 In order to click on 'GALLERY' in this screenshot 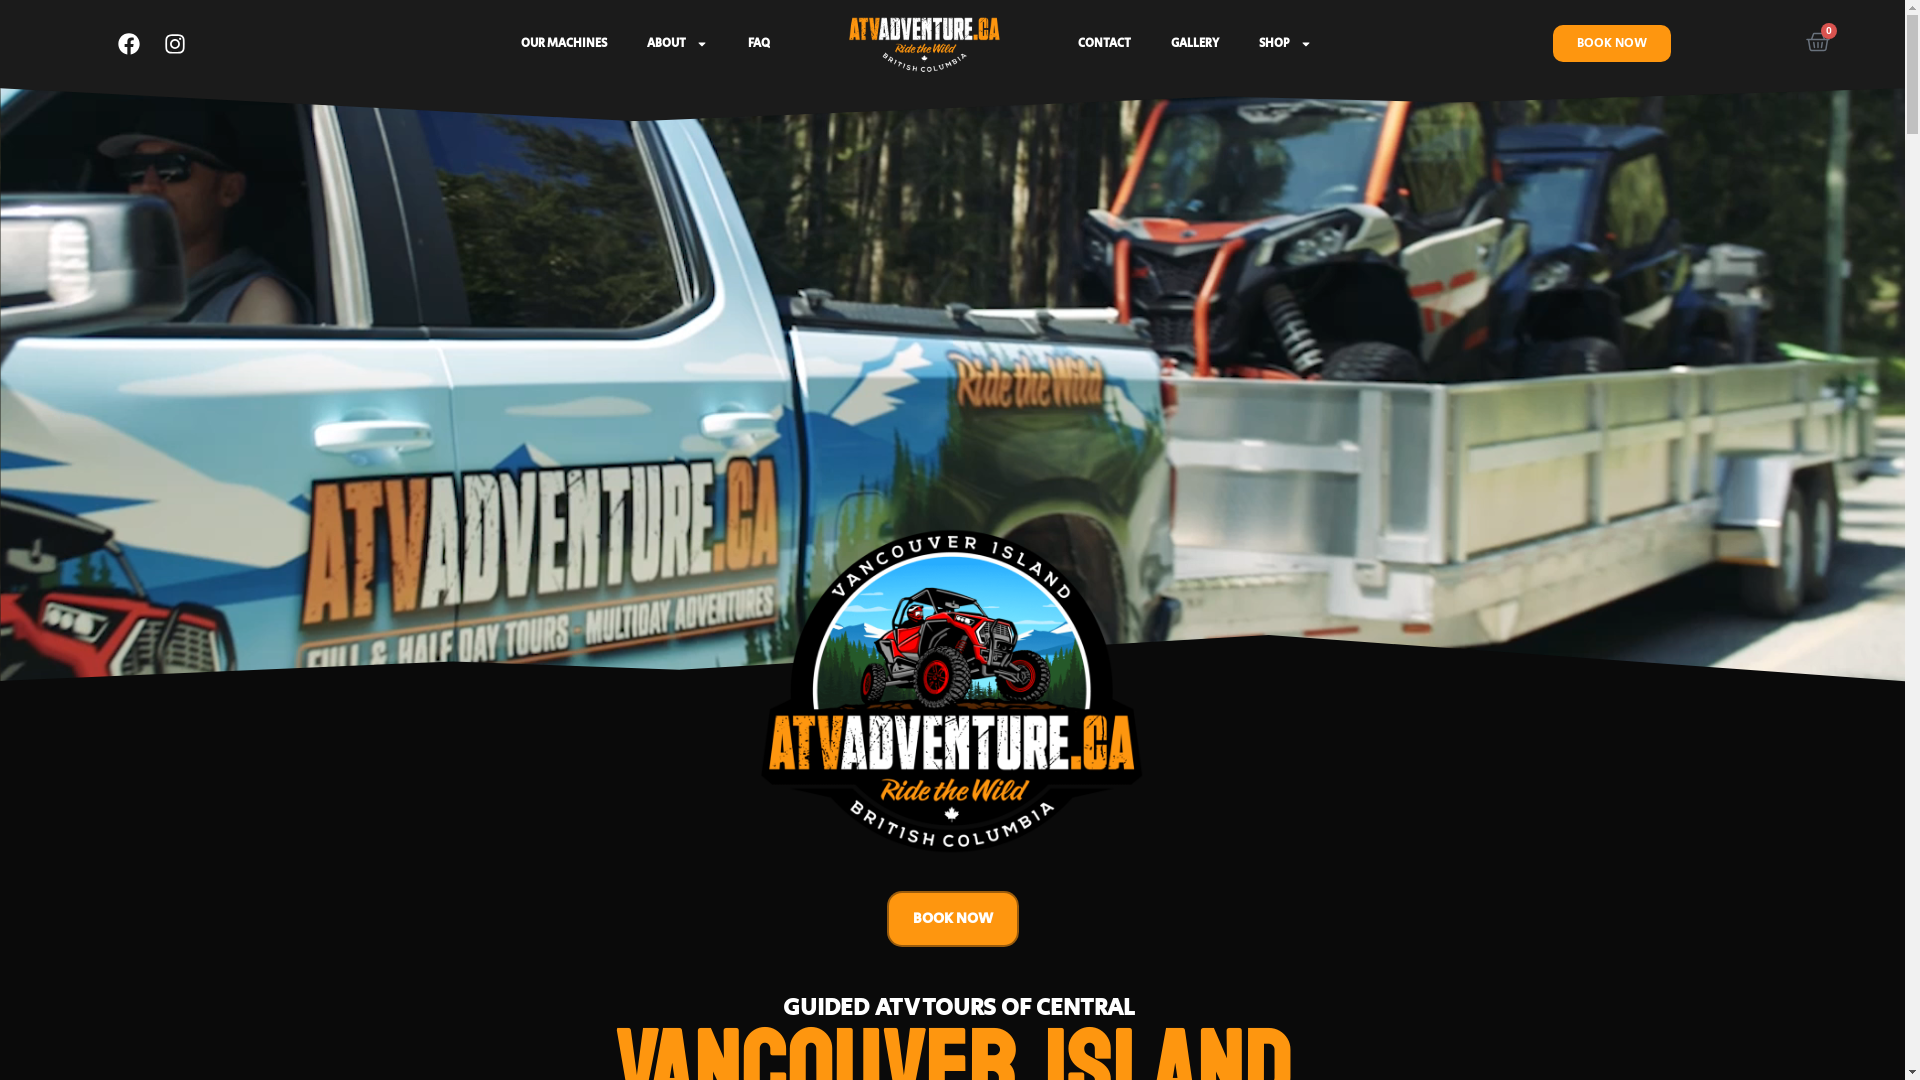, I will do `click(1195, 43)`.